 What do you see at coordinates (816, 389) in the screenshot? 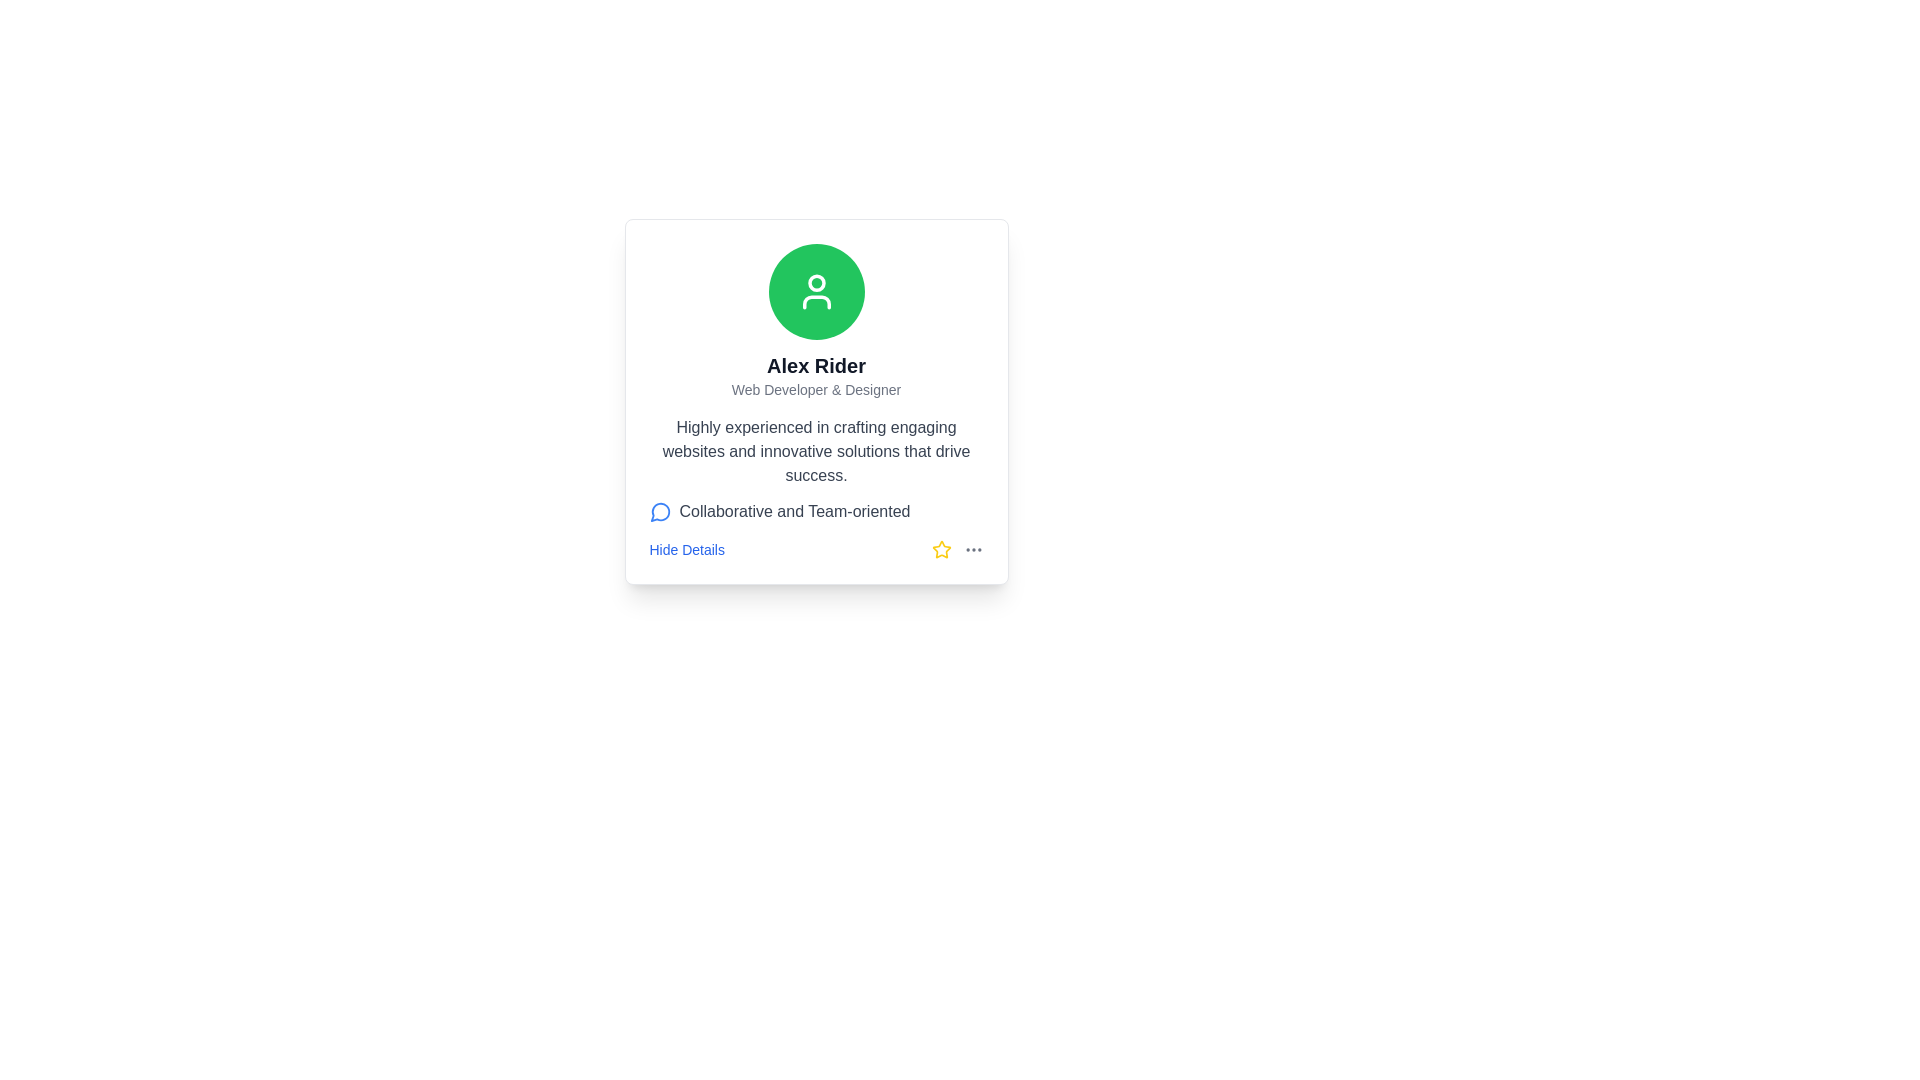
I see `textual content of the label that displays 'Web Developer & Designer', which is located below the name 'Alex Rider' in the user profile card layout` at bounding box center [816, 389].